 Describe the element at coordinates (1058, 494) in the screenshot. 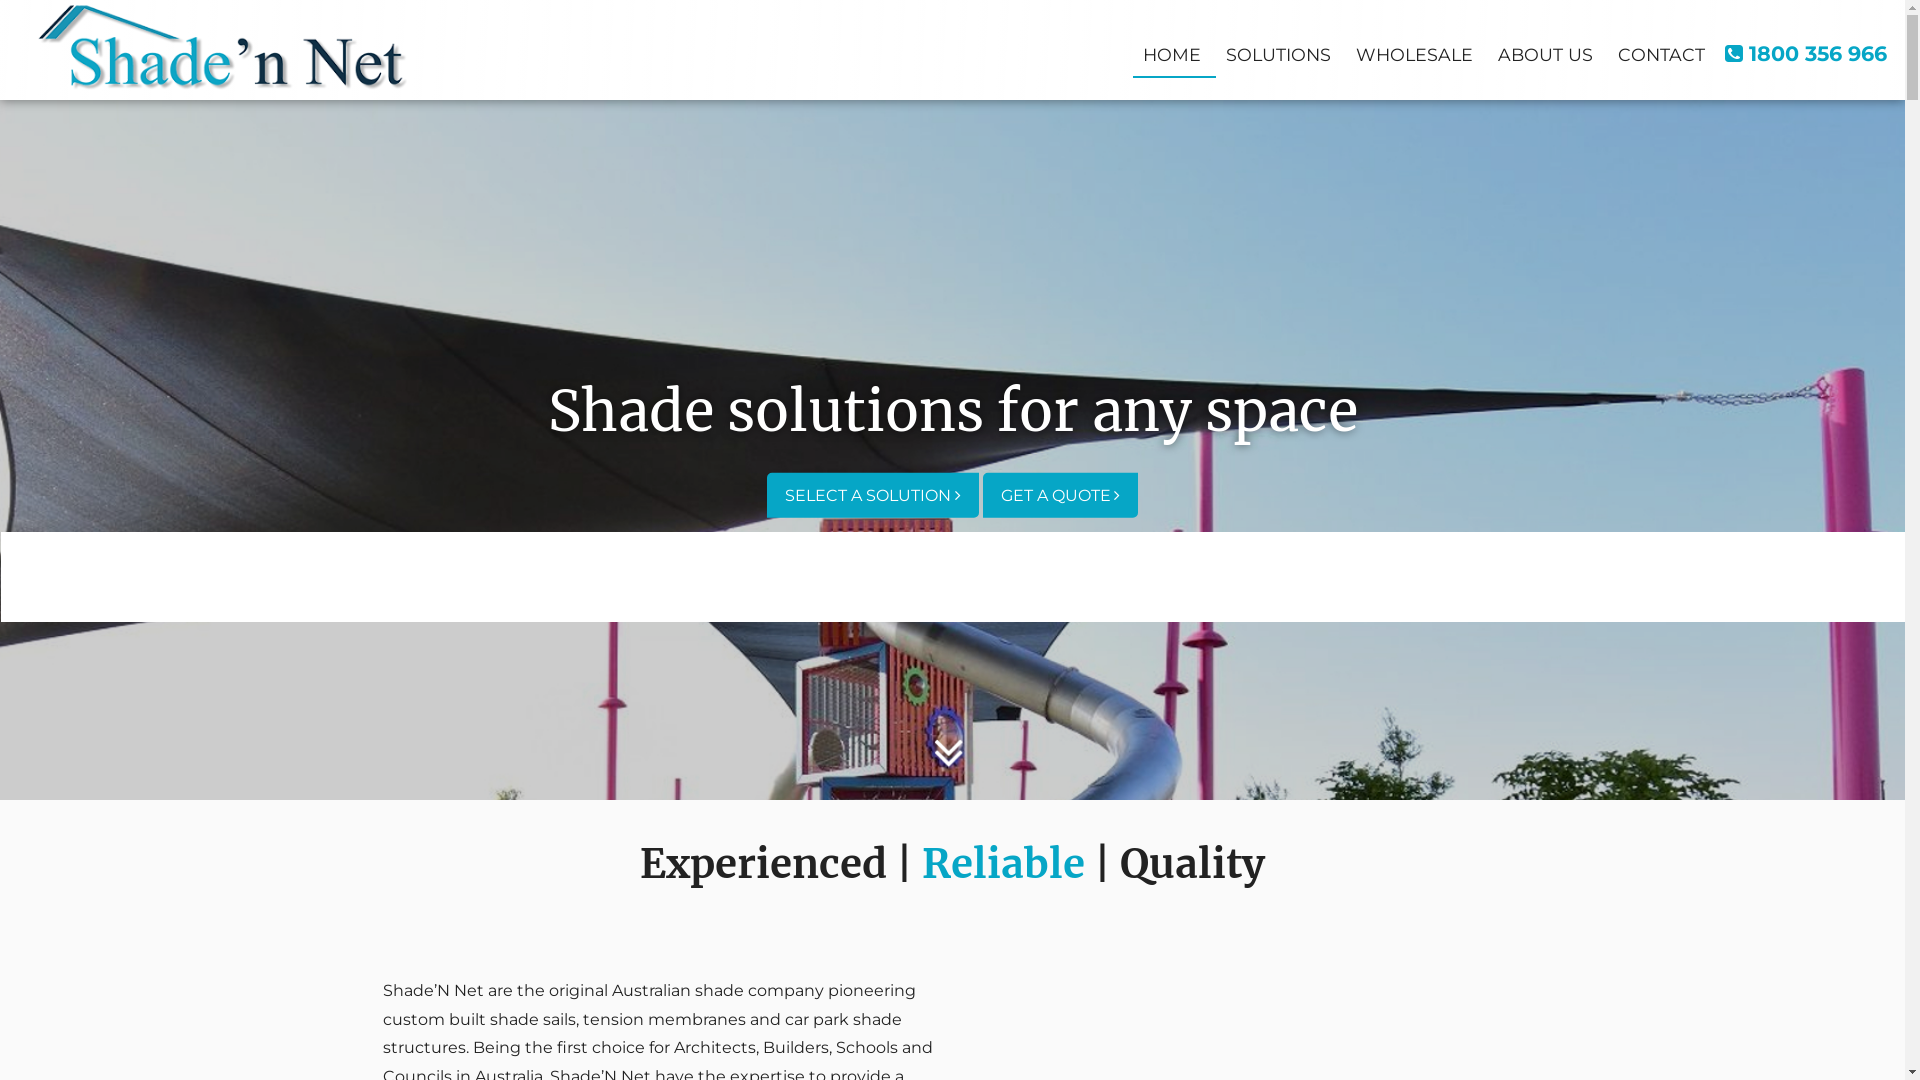

I see `'GET A QUOTE'` at that location.